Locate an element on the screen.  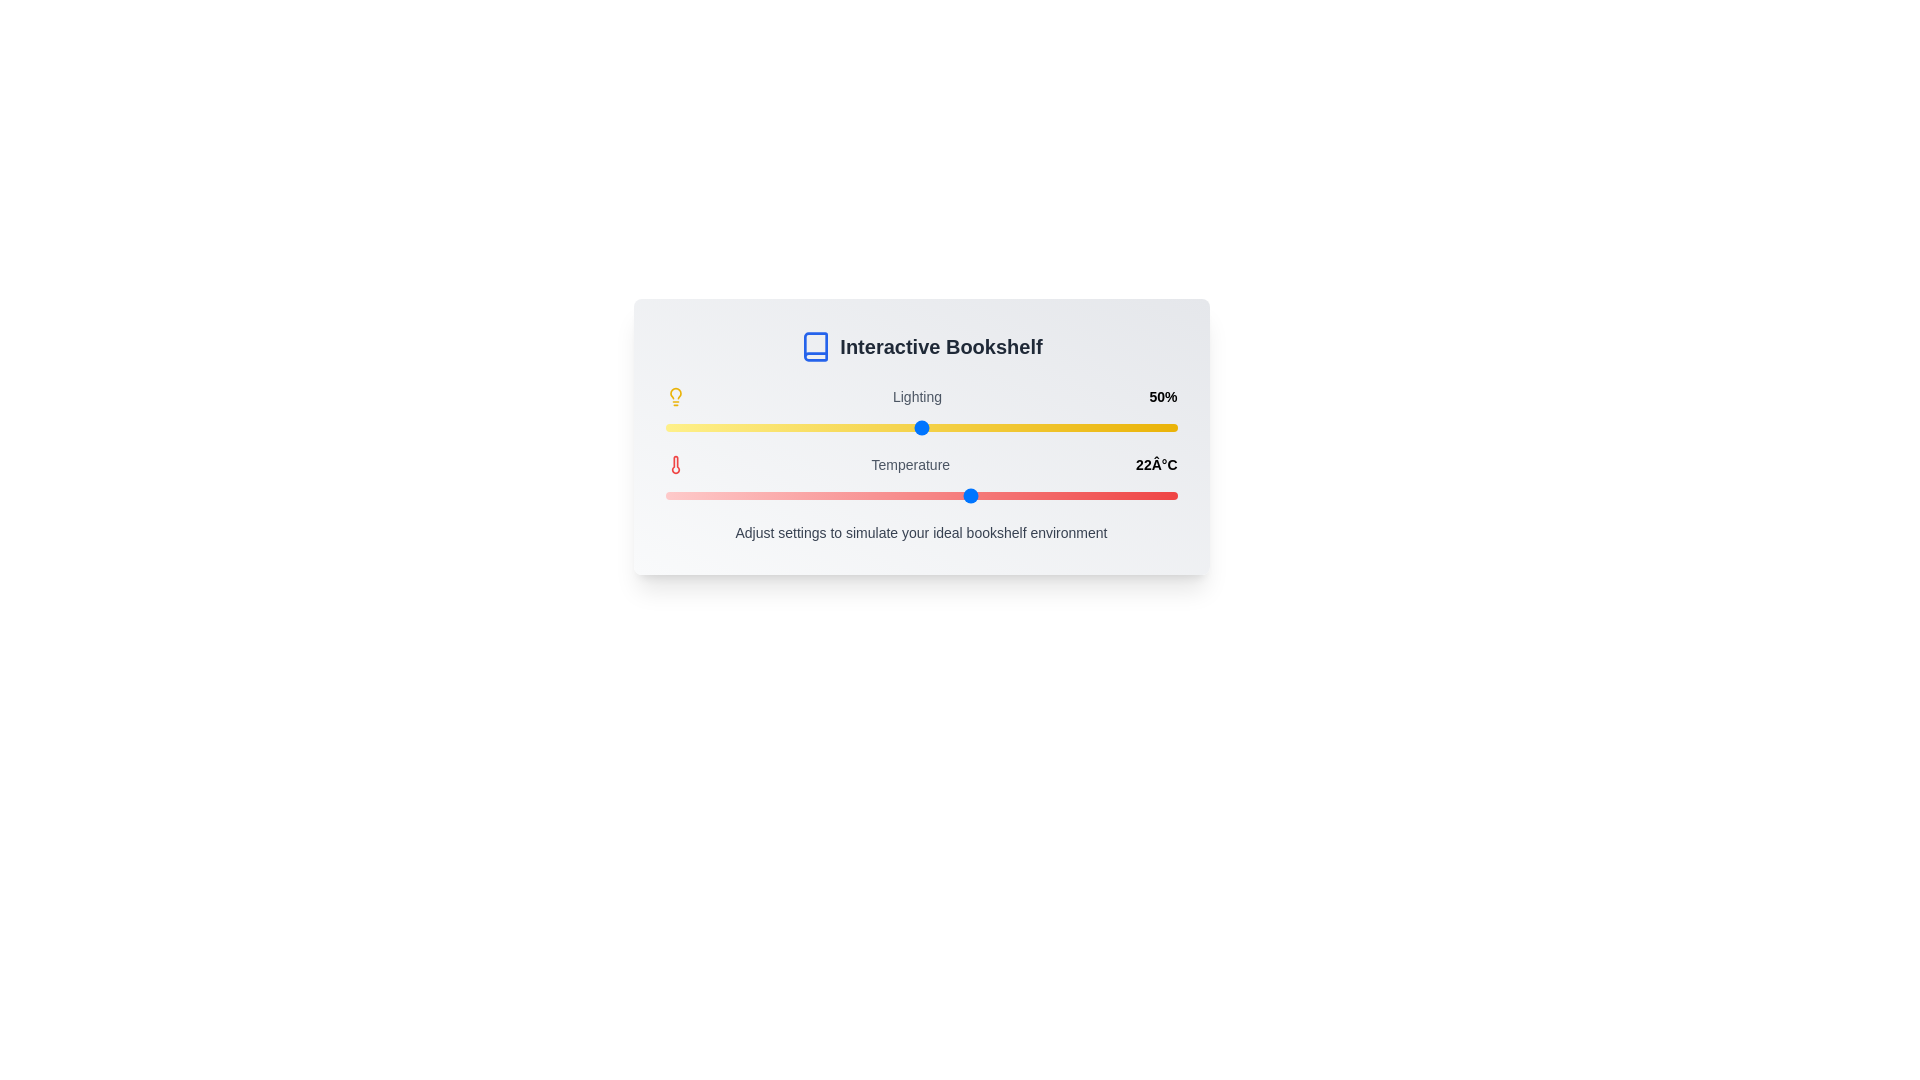
the lighting slider to 20% is located at coordinates (766, 427).